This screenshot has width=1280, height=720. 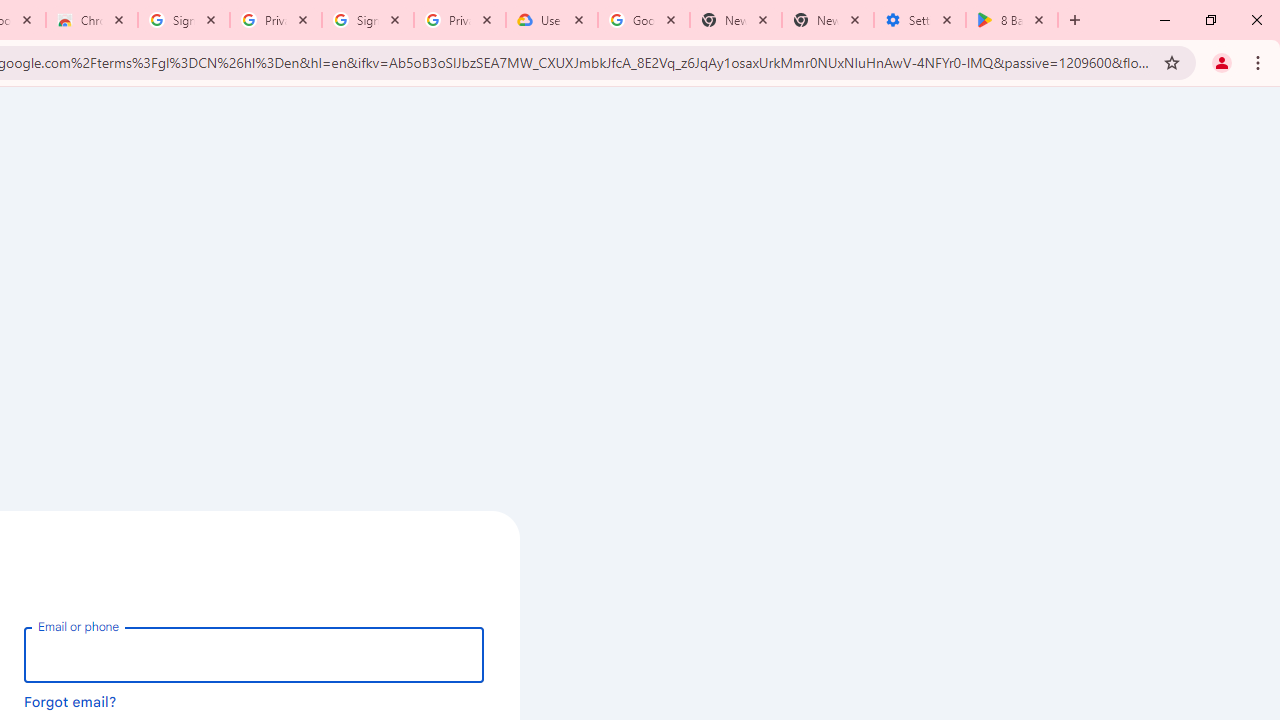 I want to click on 'Email or phone', so click(x=253, y=654).